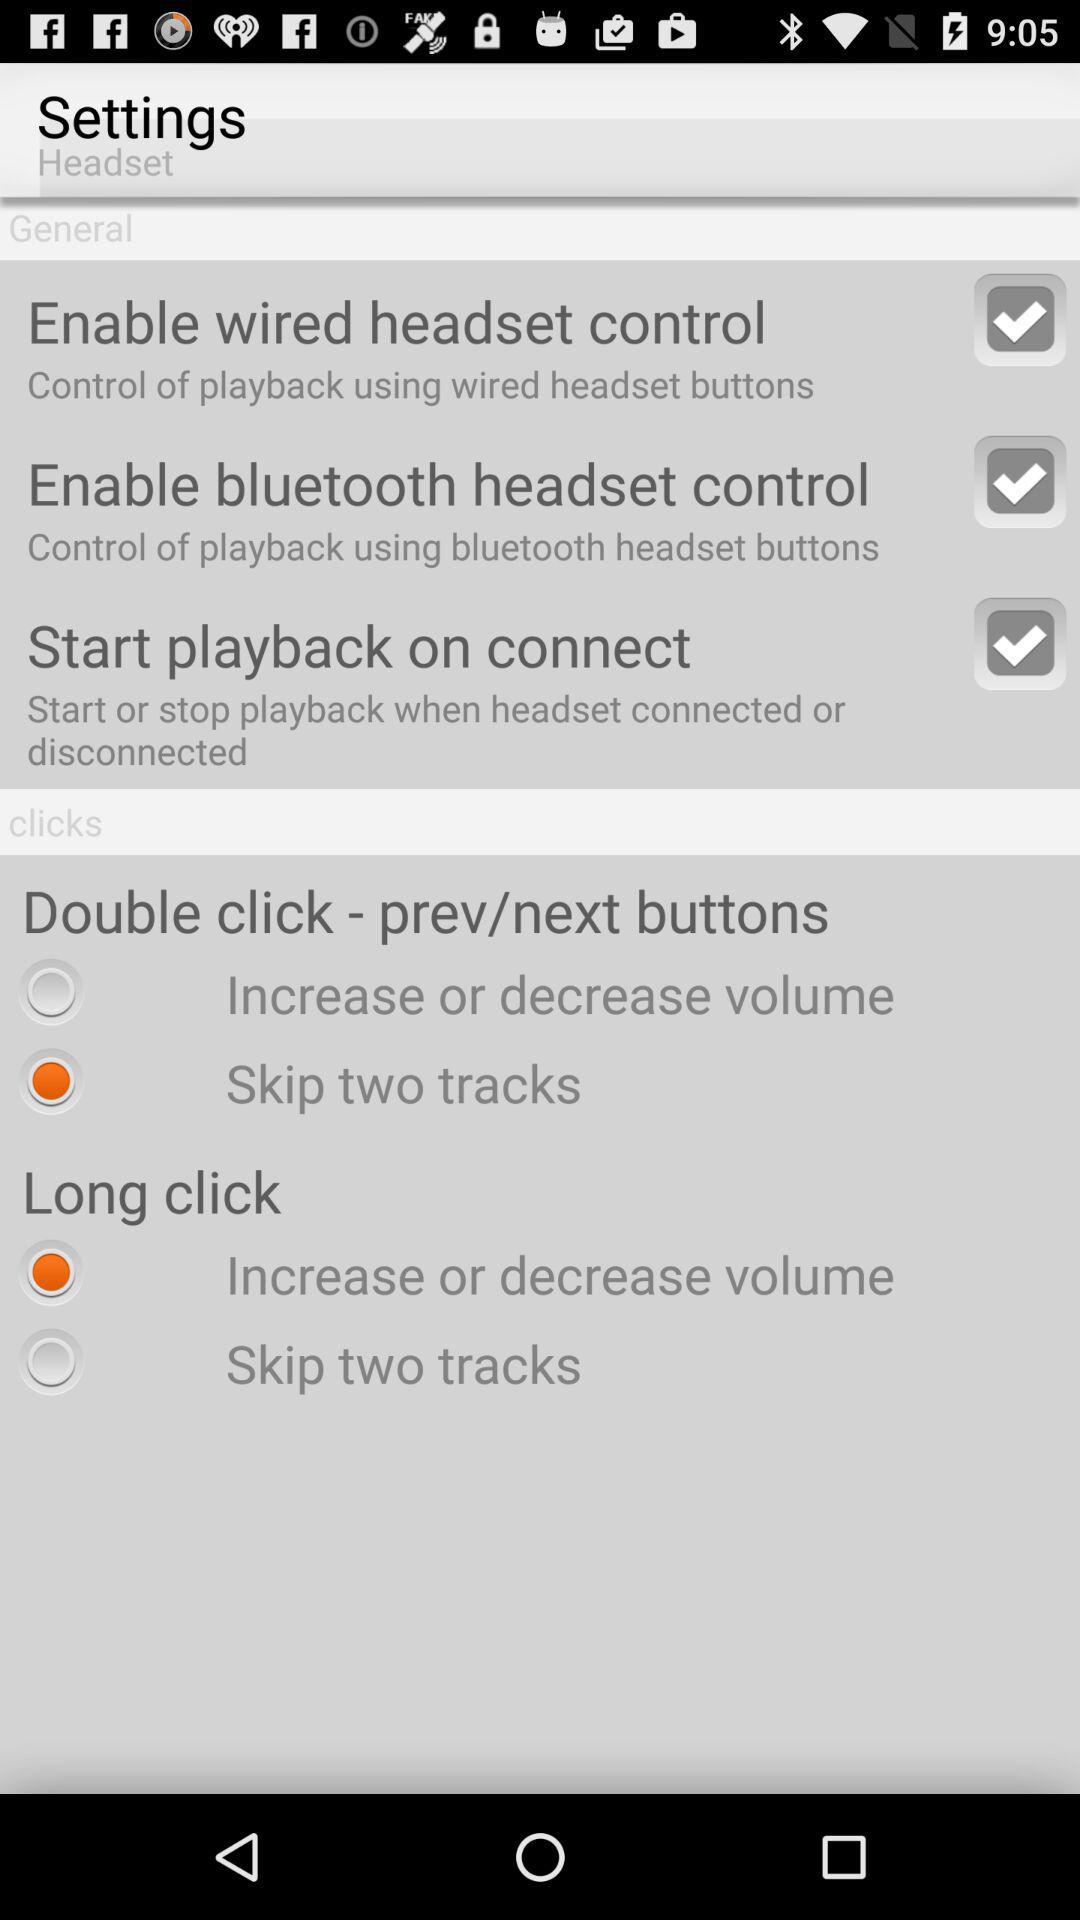 Image resolution: width=1080 pixels, height=1920 pixels. What do you see at coordinates (1020, 318) in the screenshot?
I see `enable/disable wired headset control` at bounding box center [1020, 318].